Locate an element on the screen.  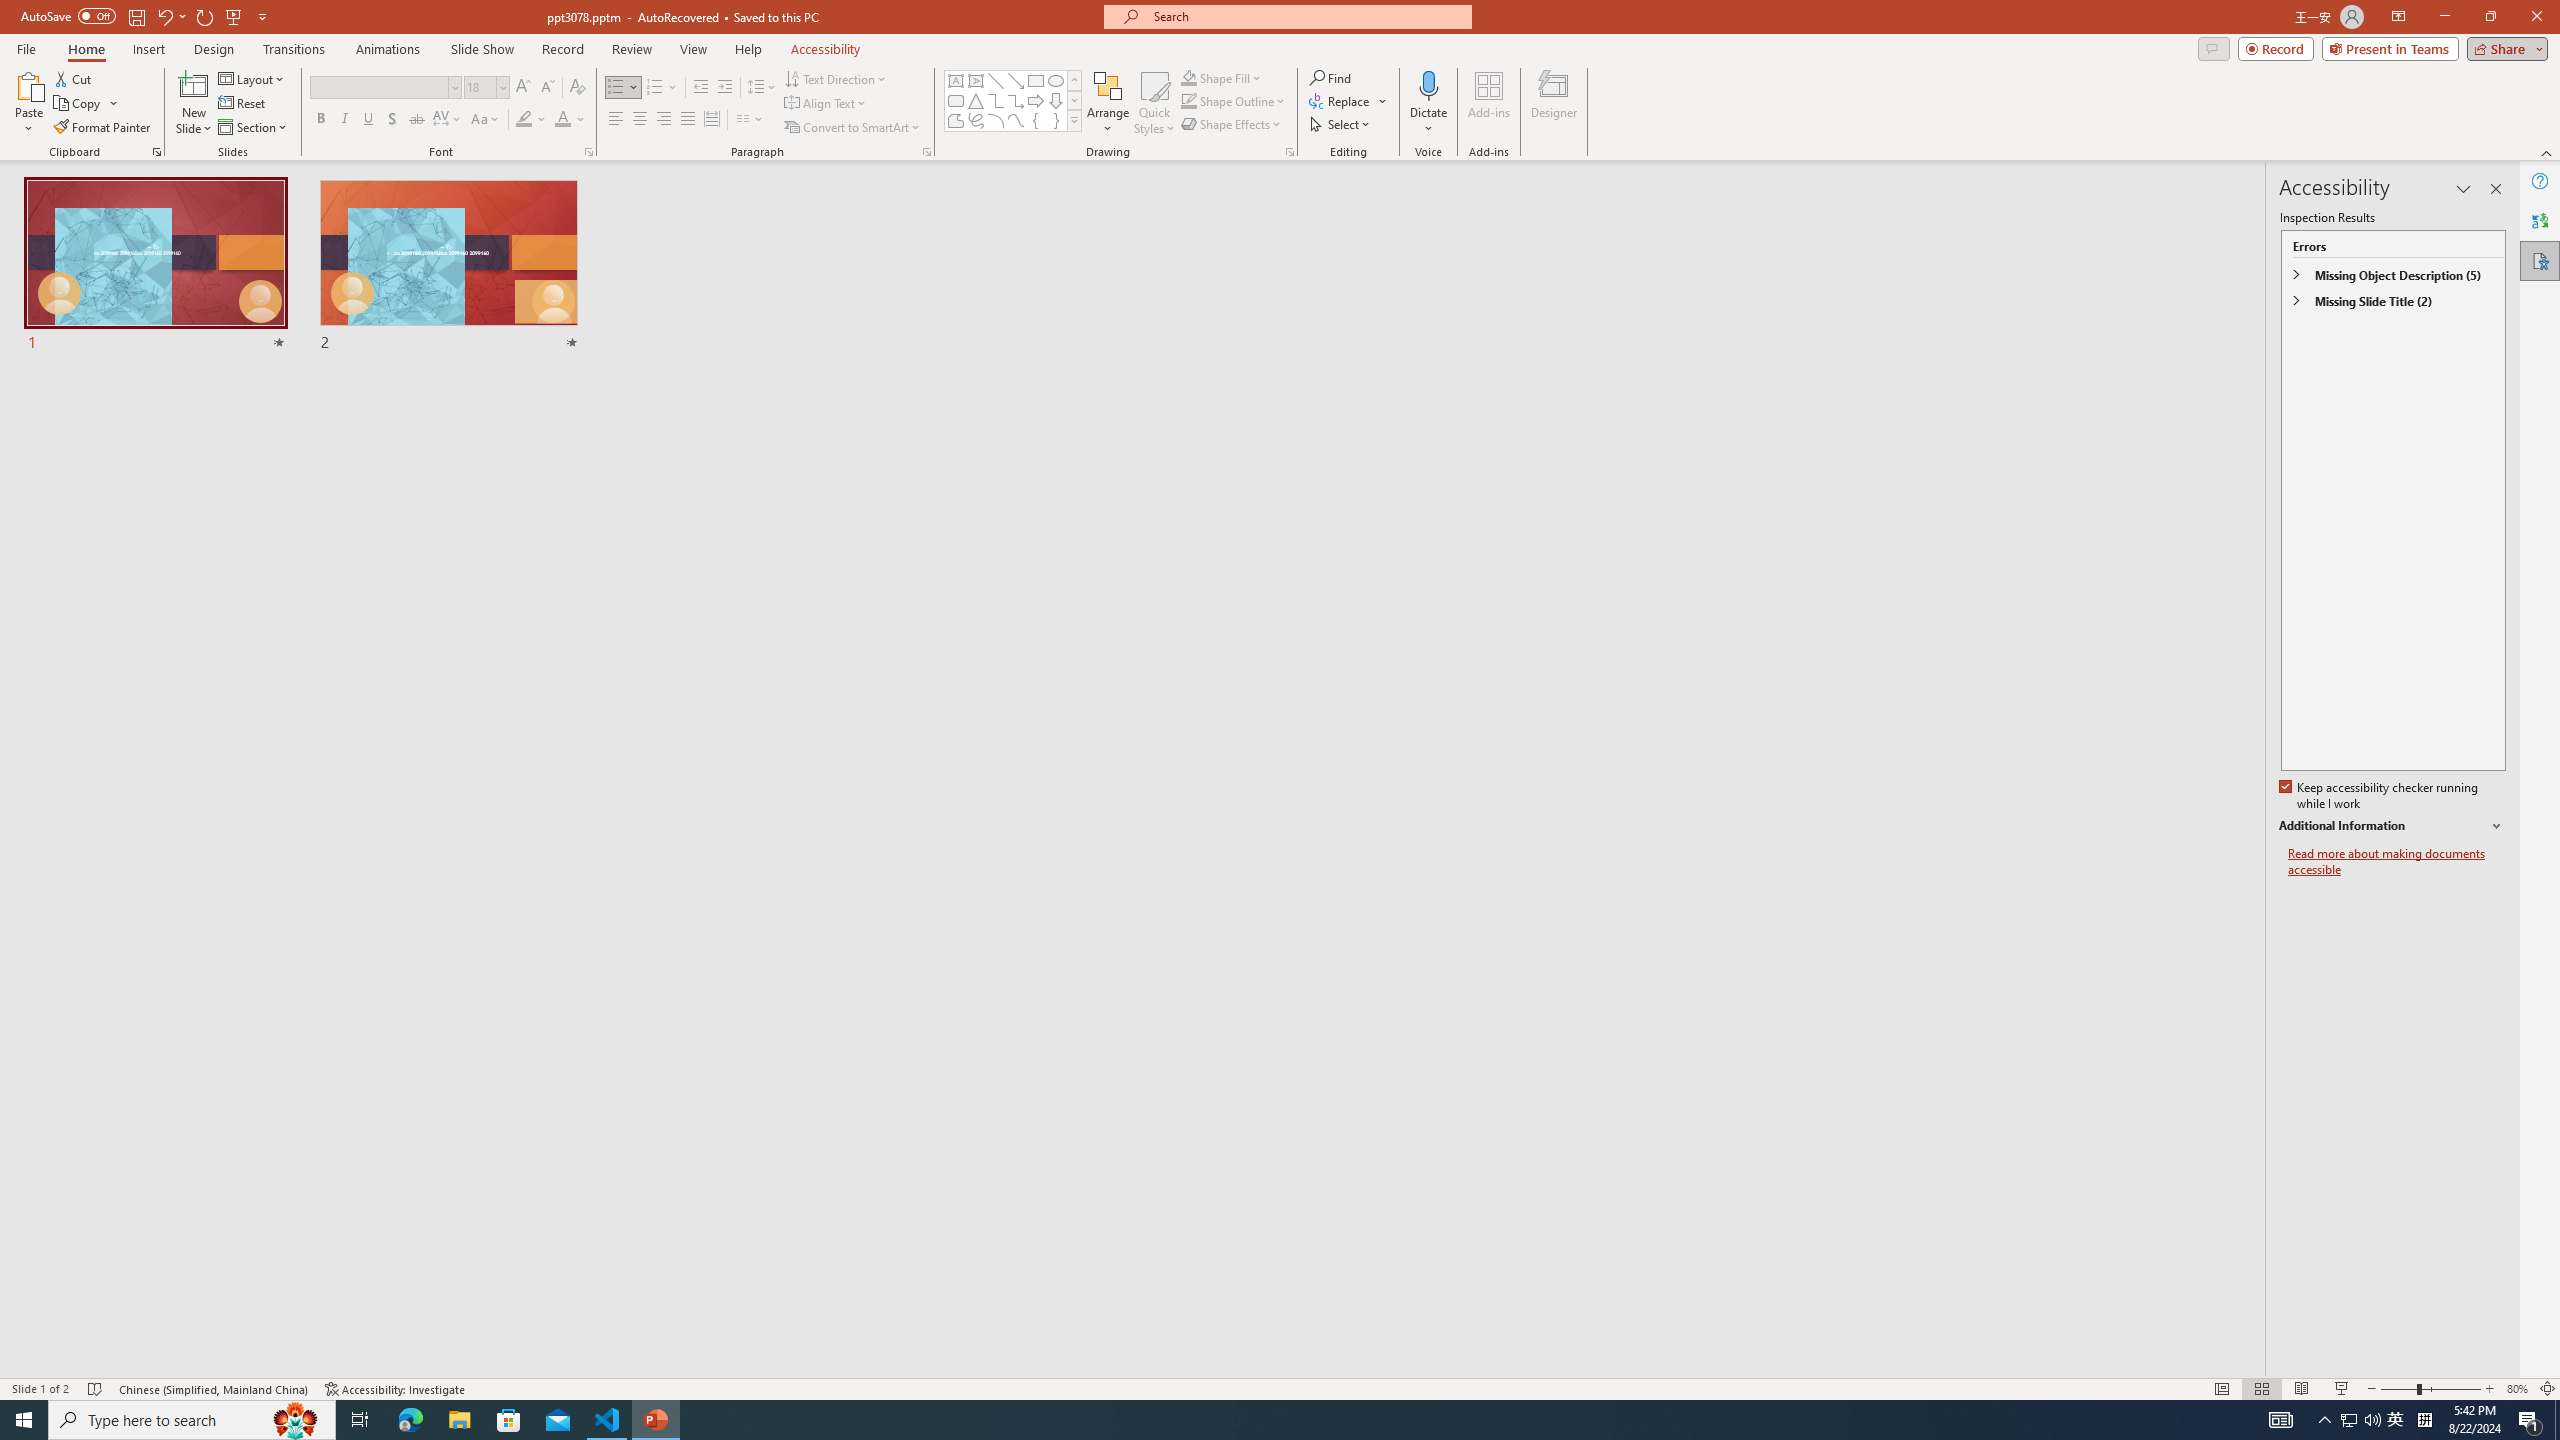
'Read more about making documents accessible' is located at coordinates (2396, 861).